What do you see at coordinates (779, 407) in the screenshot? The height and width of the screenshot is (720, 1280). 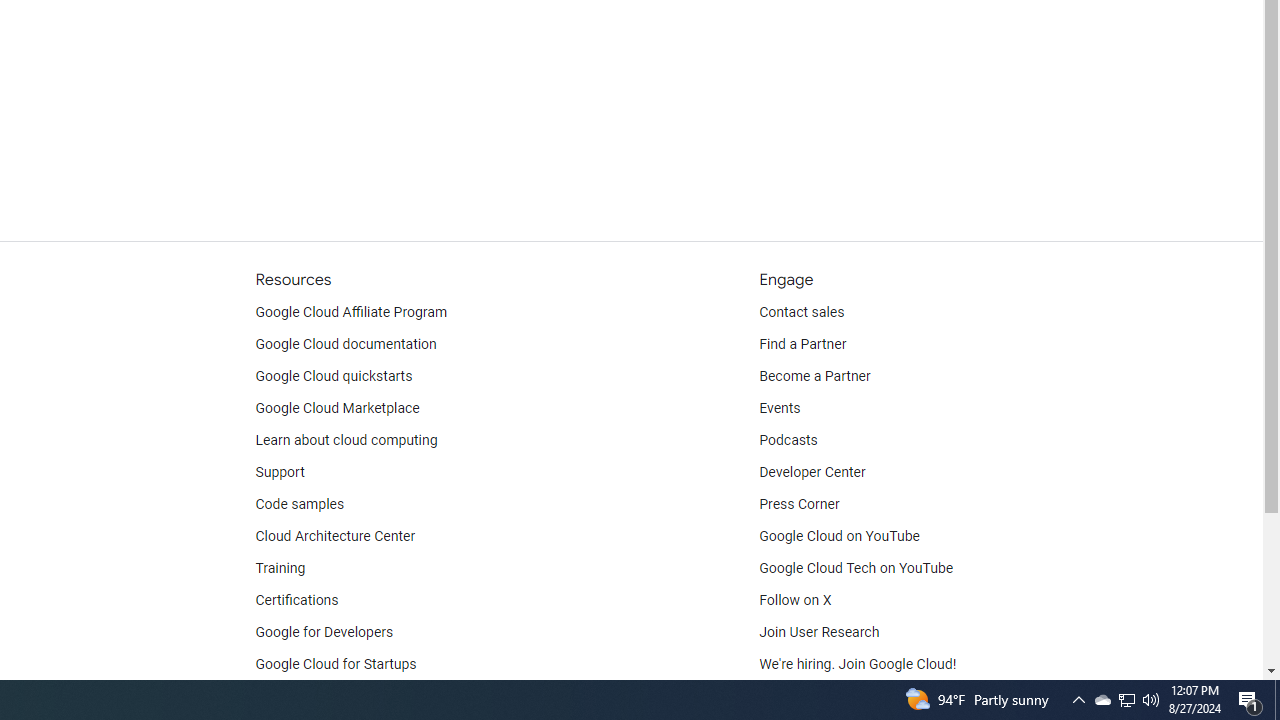 I see `'Events'` at bounding box center [779, 407].